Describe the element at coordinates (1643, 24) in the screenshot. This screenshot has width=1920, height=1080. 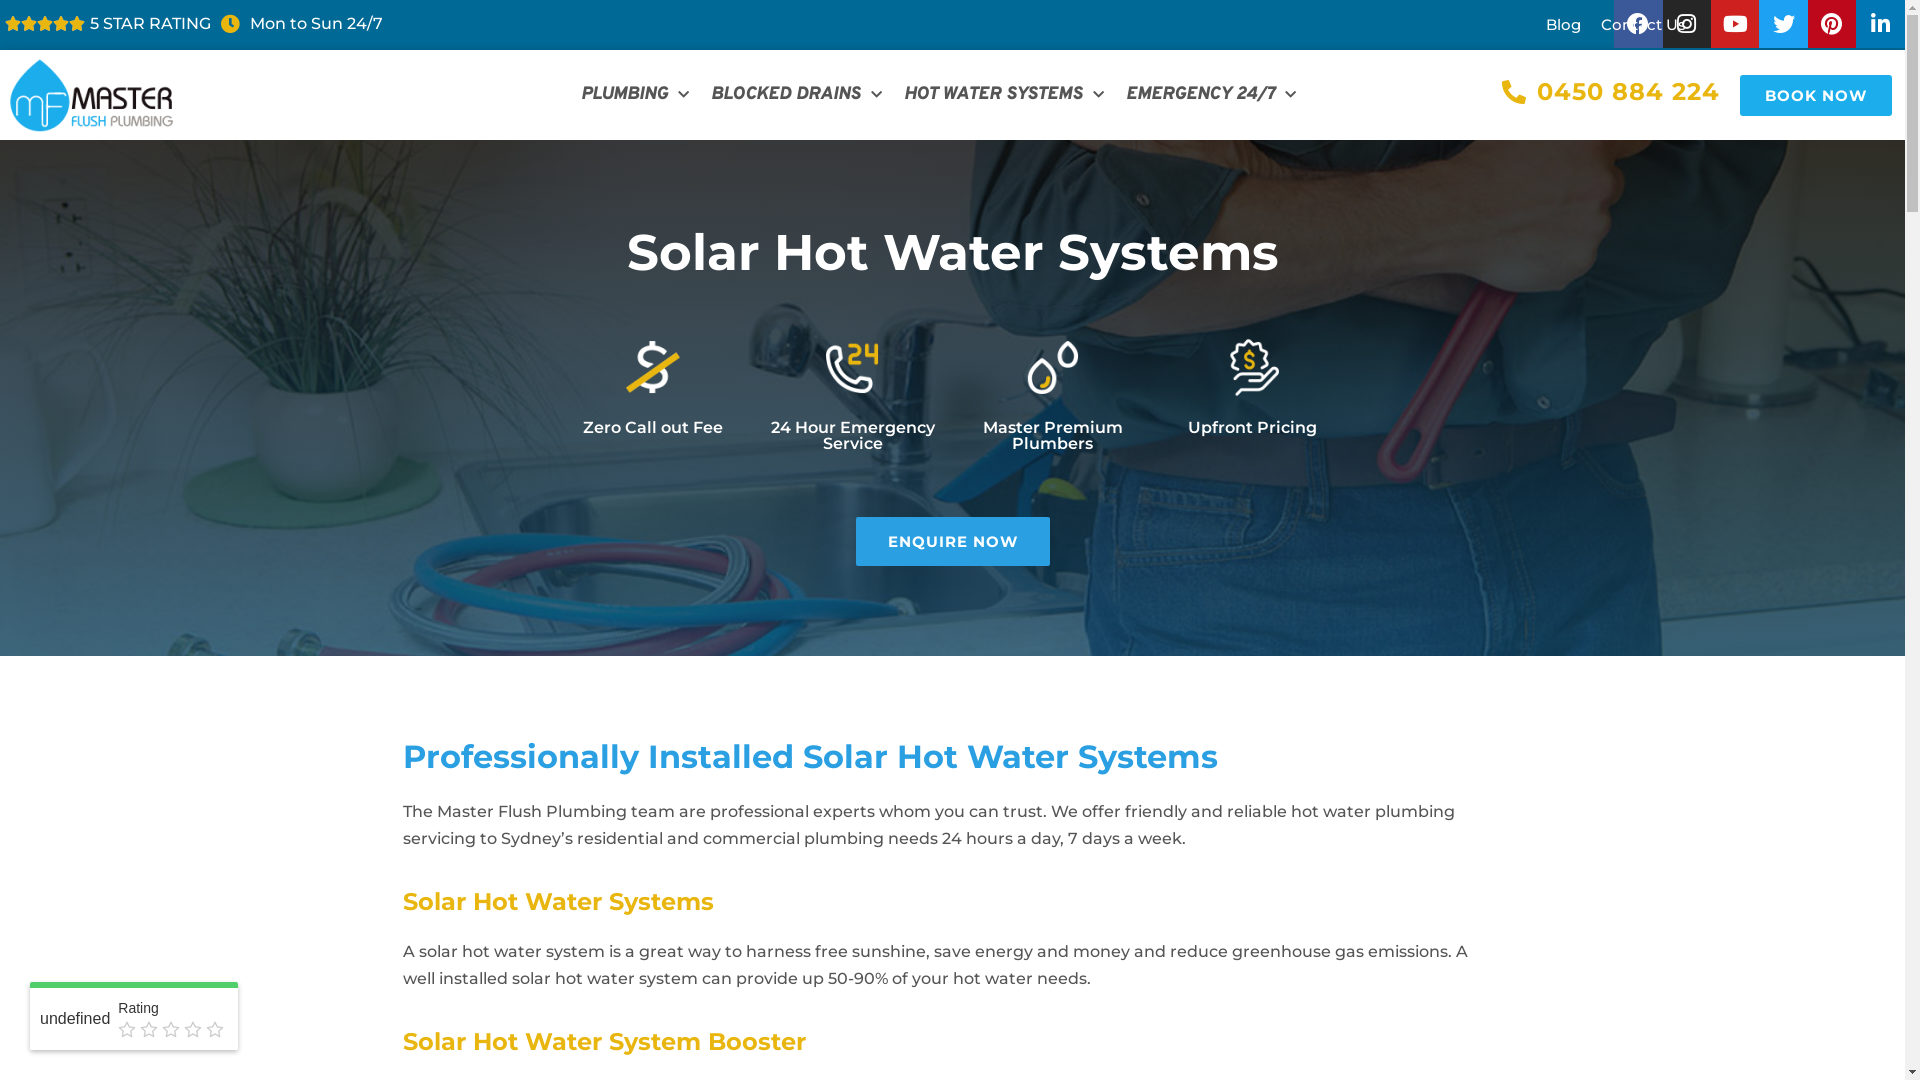
I see `'Contact Us'` at that location.